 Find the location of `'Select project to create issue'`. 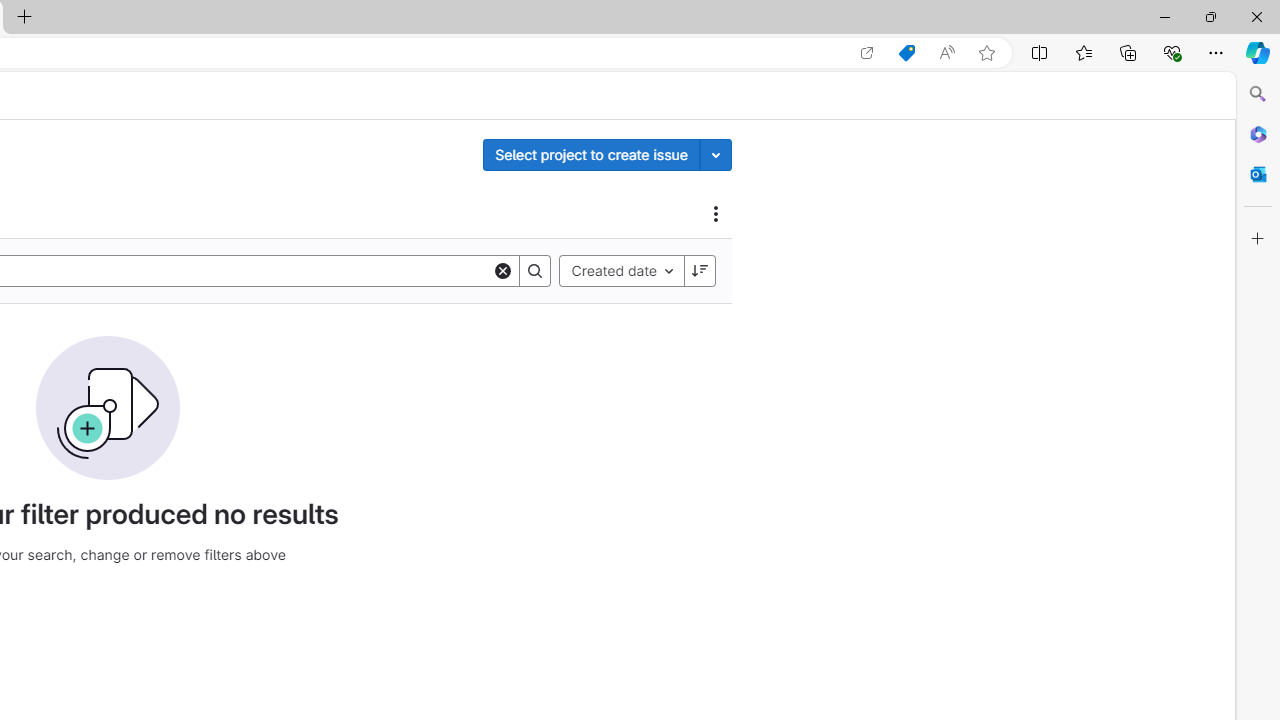

'Select project to create issue' is located at coordinates (590, 153).